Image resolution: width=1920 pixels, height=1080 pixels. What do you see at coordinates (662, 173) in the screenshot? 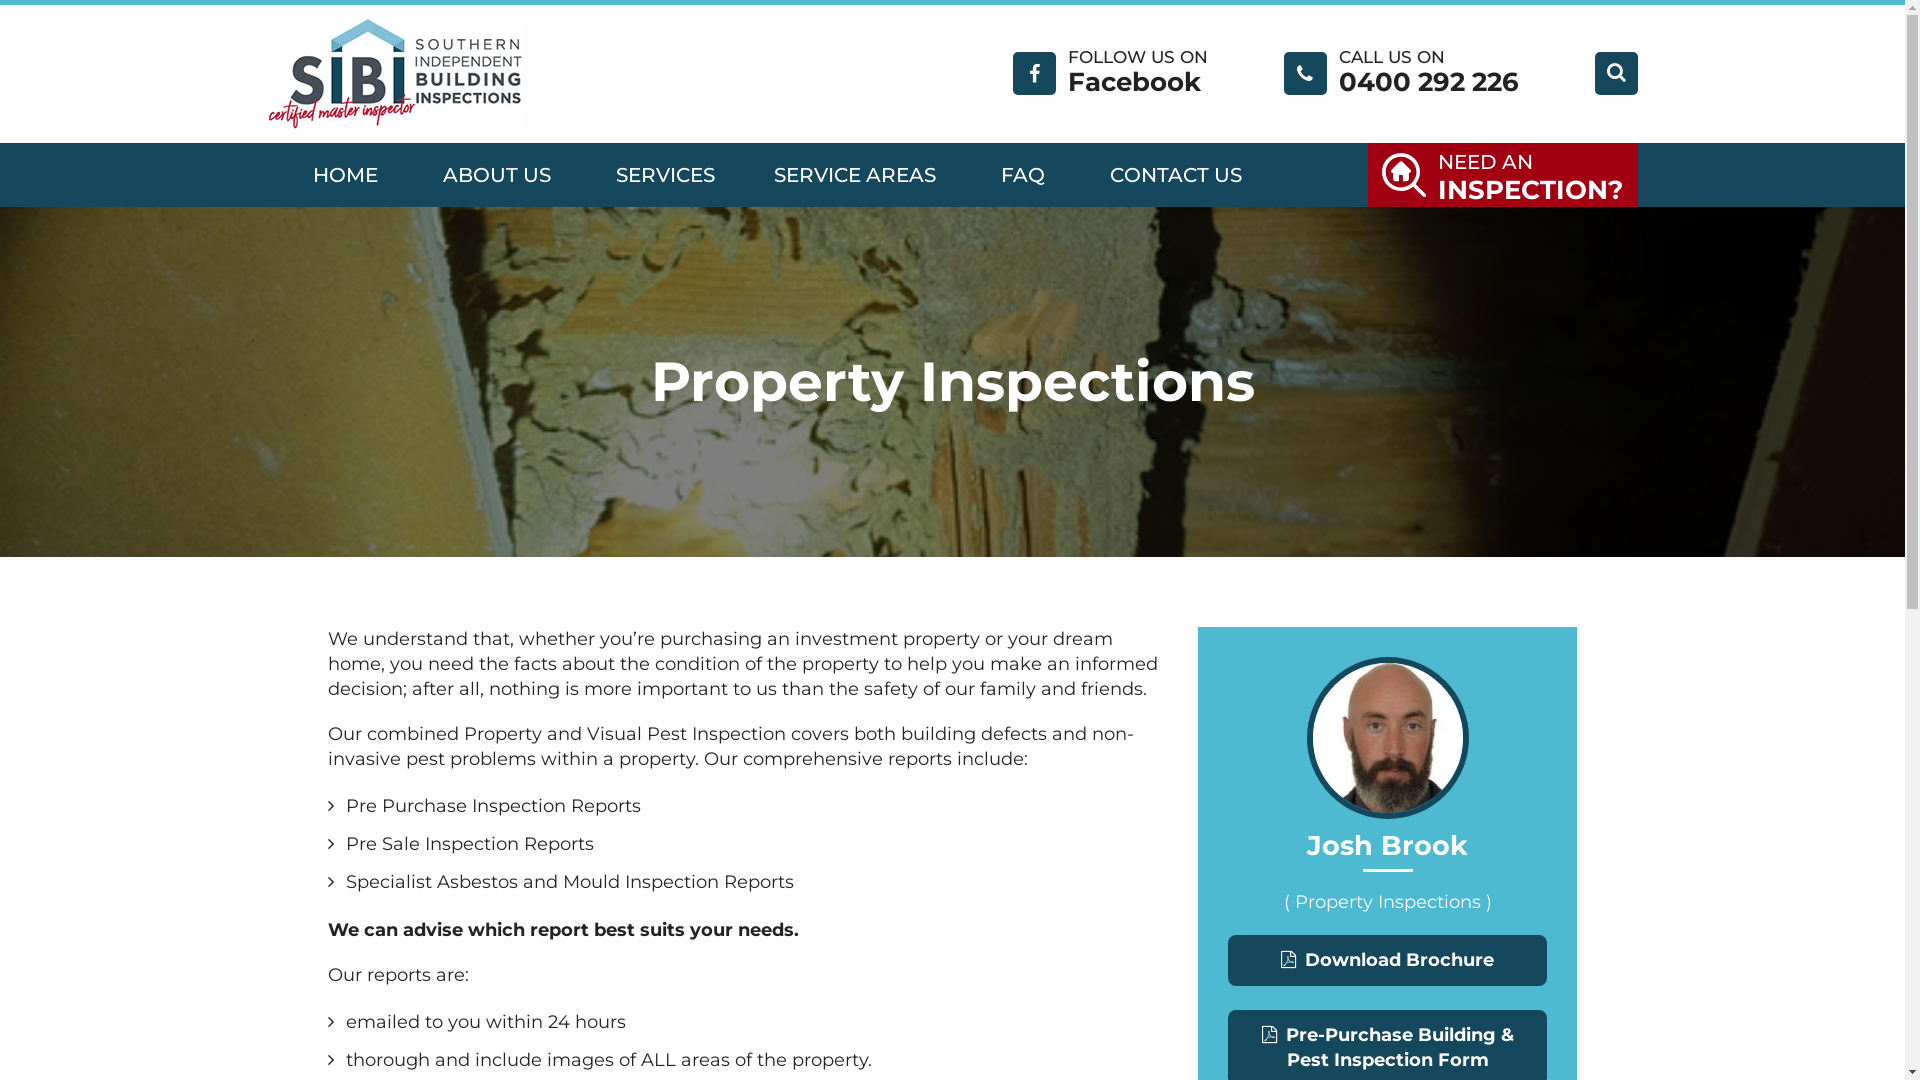
I see `'SERVICES'` at bounding box center [662, 173].